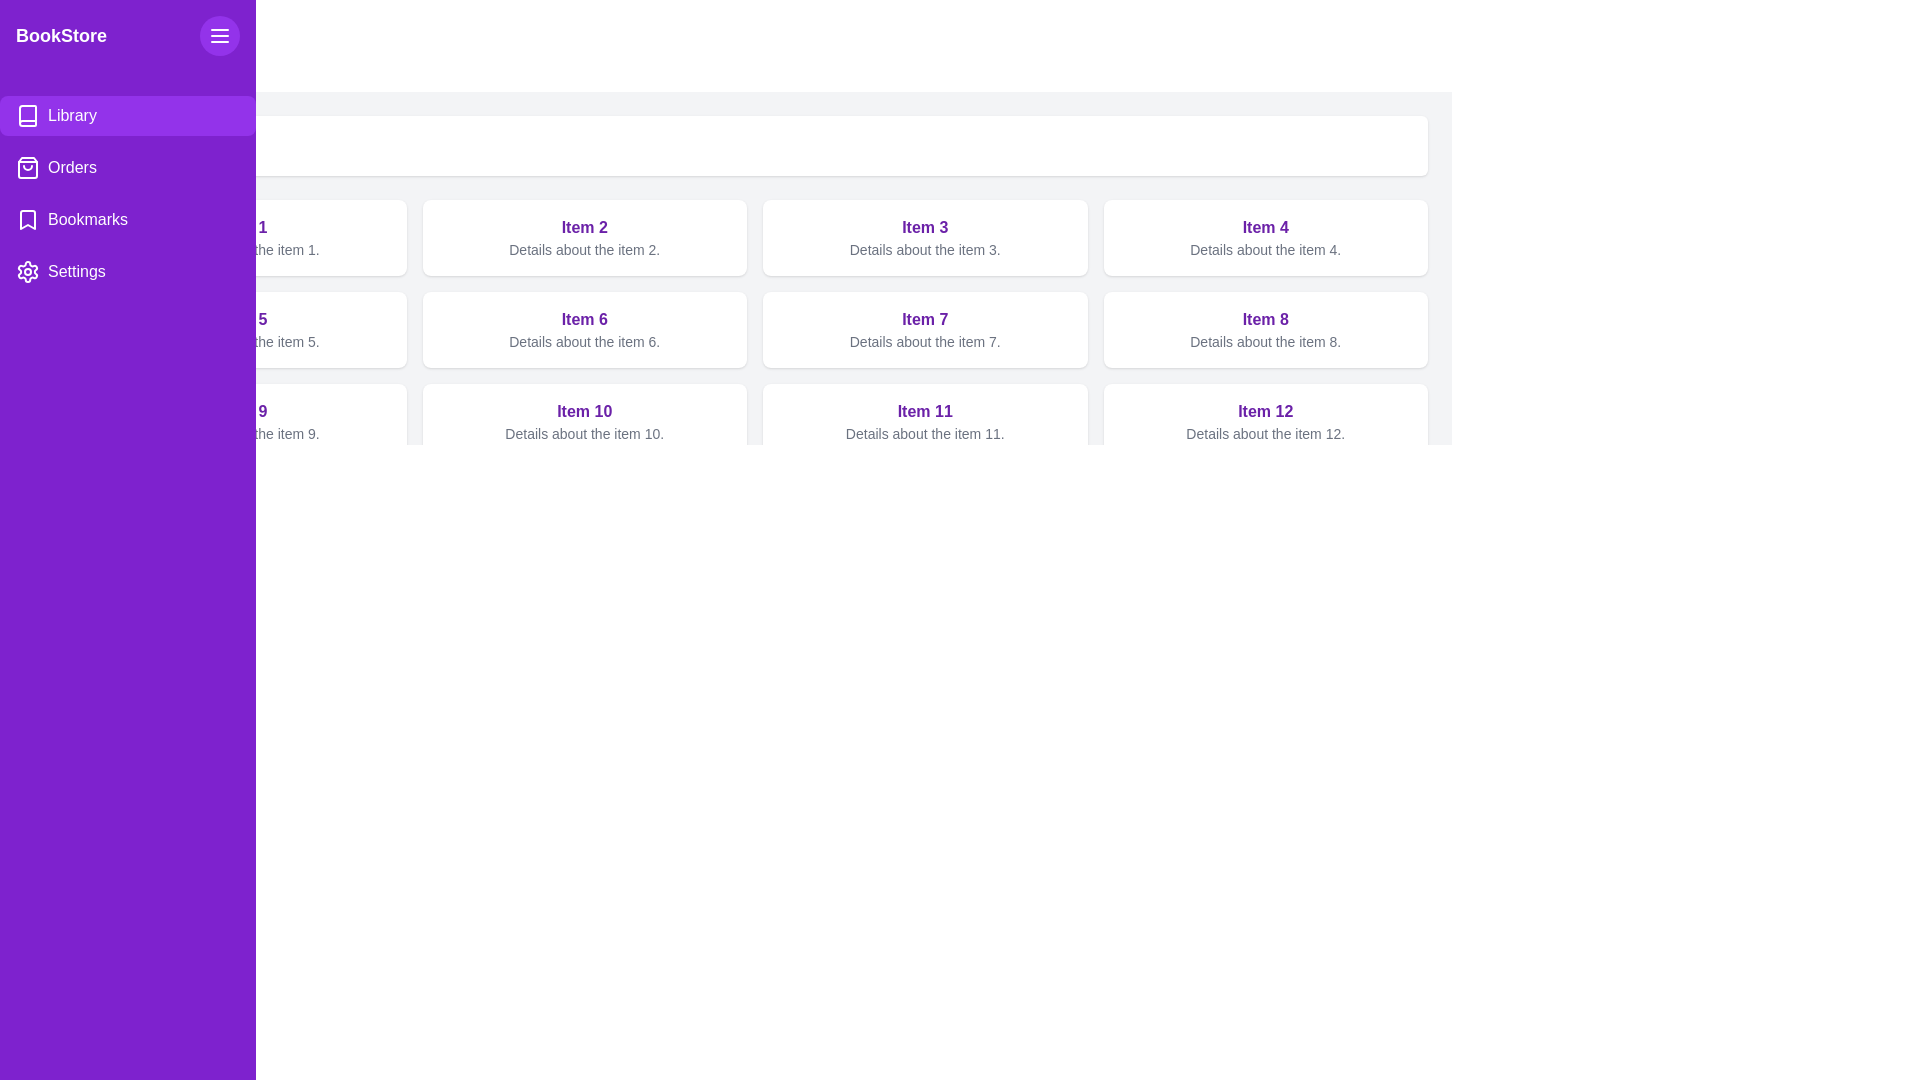 The image size is (1920, 1080). What do you see at coordinates (1264, 411) in the screenshot?
I see `the text label displaying 'Item 12' in bold purple font, located at the top of a white card within a grid layout` at bounding box center [1264, 411].